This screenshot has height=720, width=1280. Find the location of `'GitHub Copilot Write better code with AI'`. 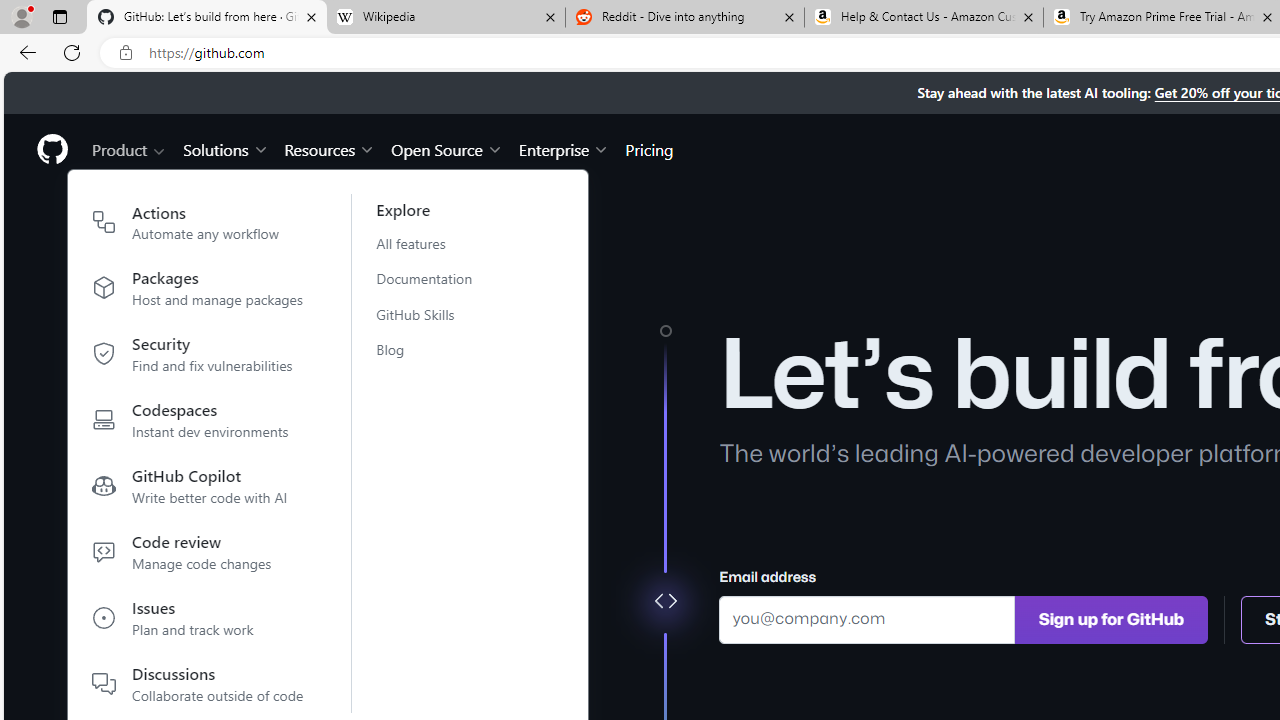

'GitHub Copilot Write better code with AI' is located at coordinates (198, 490).